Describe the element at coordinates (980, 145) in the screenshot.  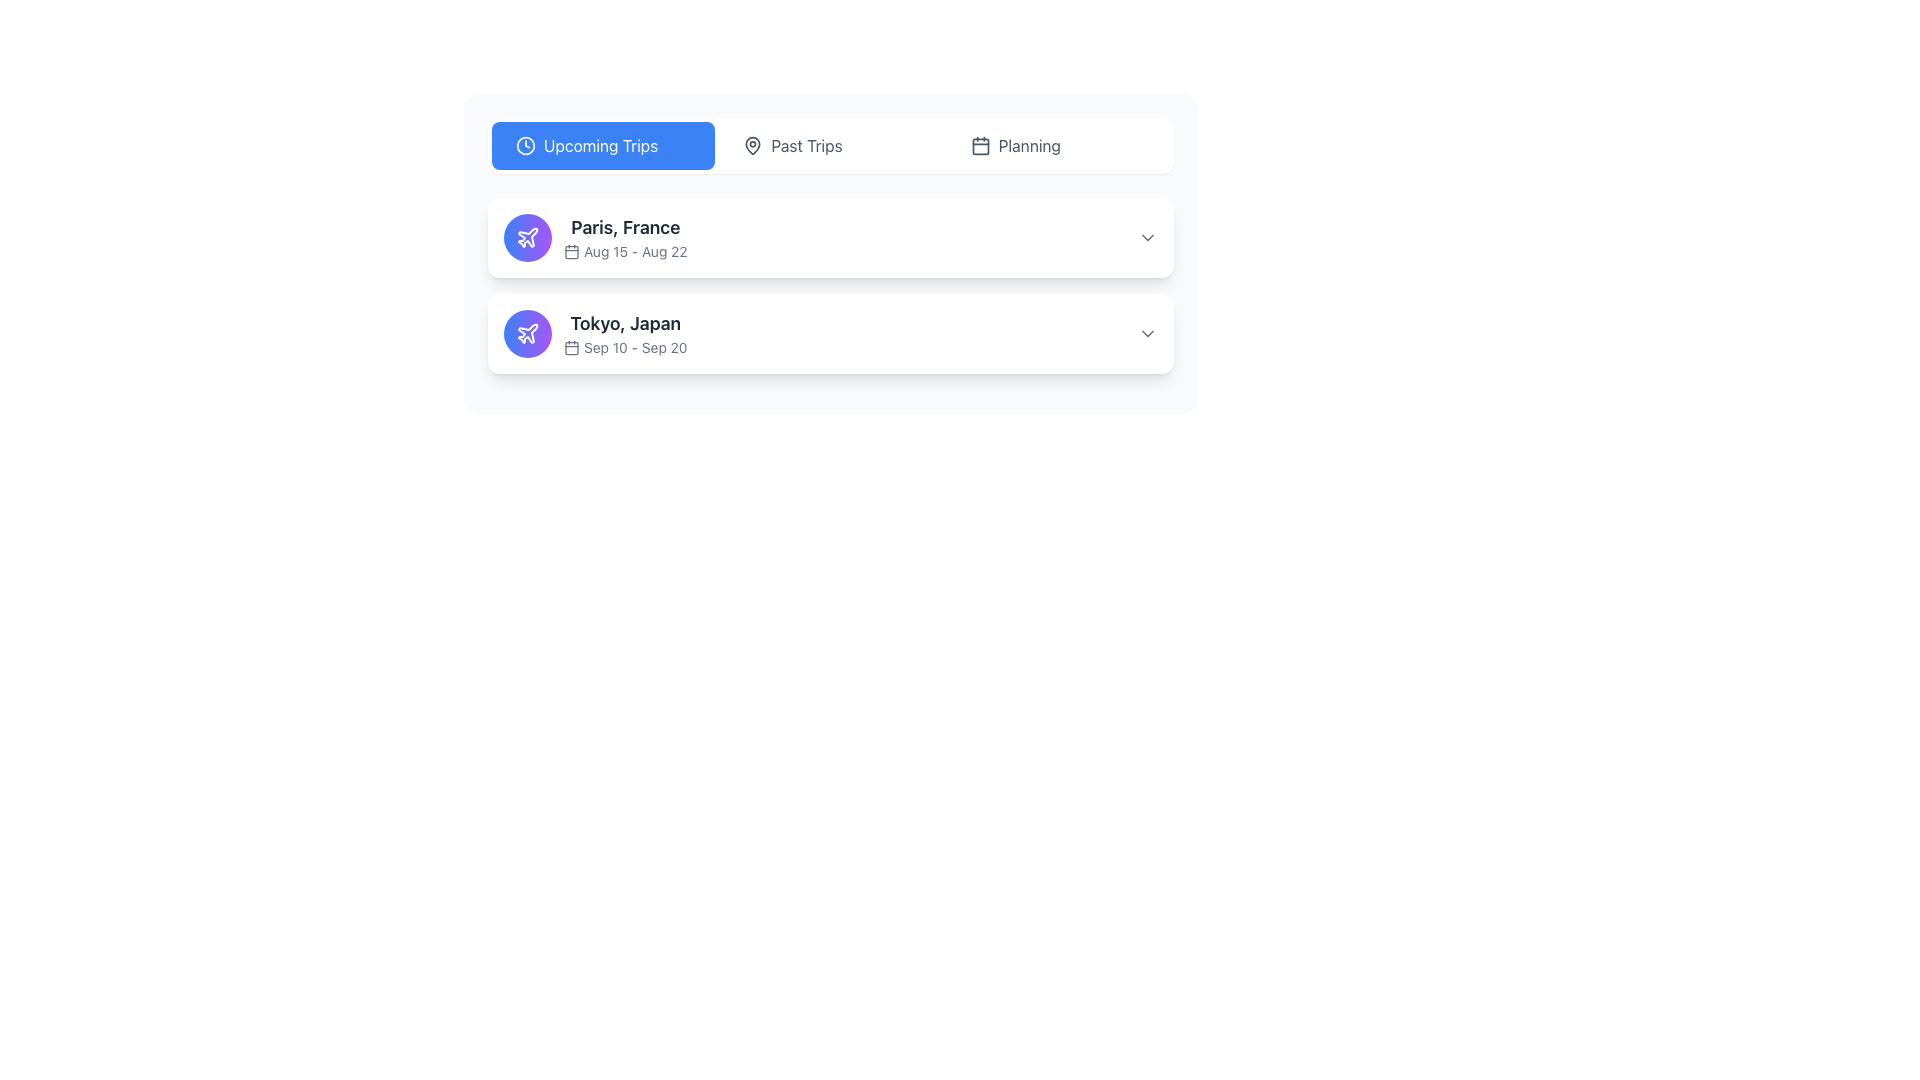
I see `the internal rounded rectangle of the calendar icon located within the 'Planning' tab in the top navigation section` at that location.